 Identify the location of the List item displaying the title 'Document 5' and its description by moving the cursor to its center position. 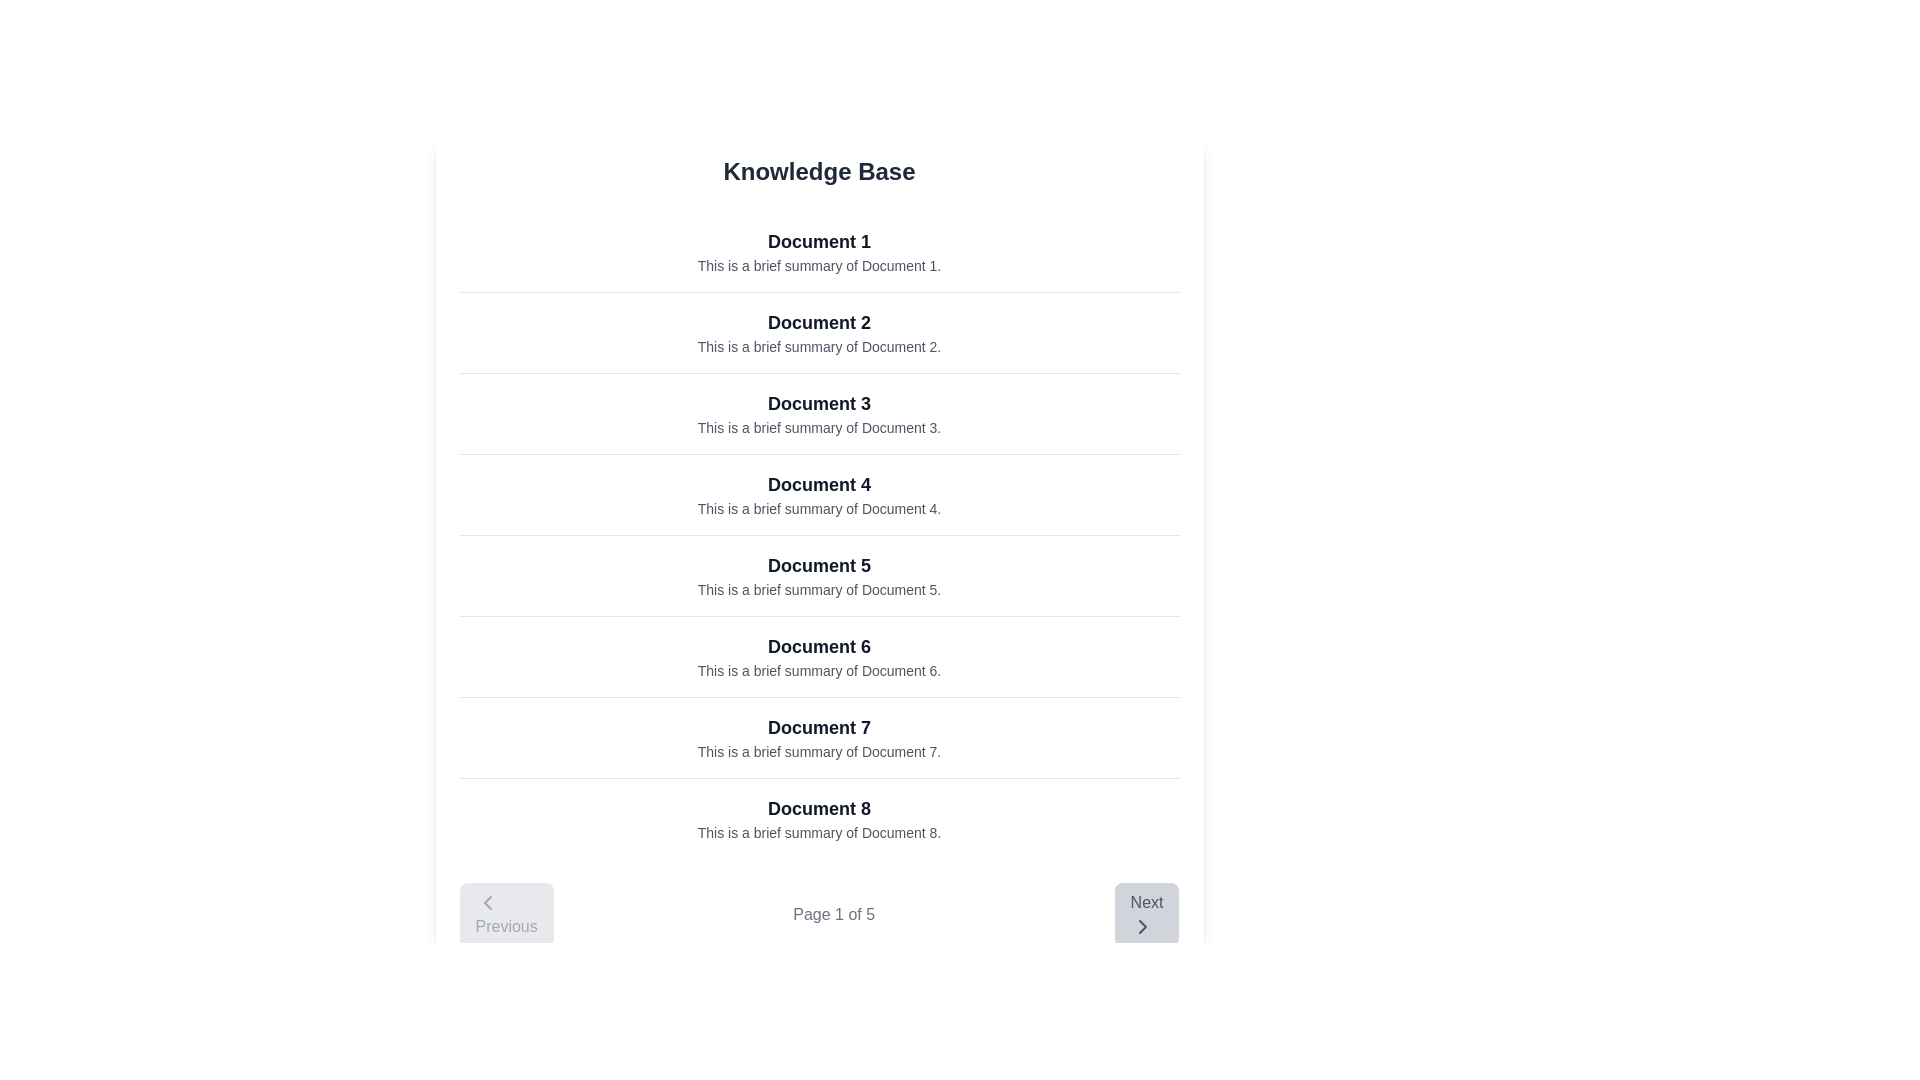
(819, 575).